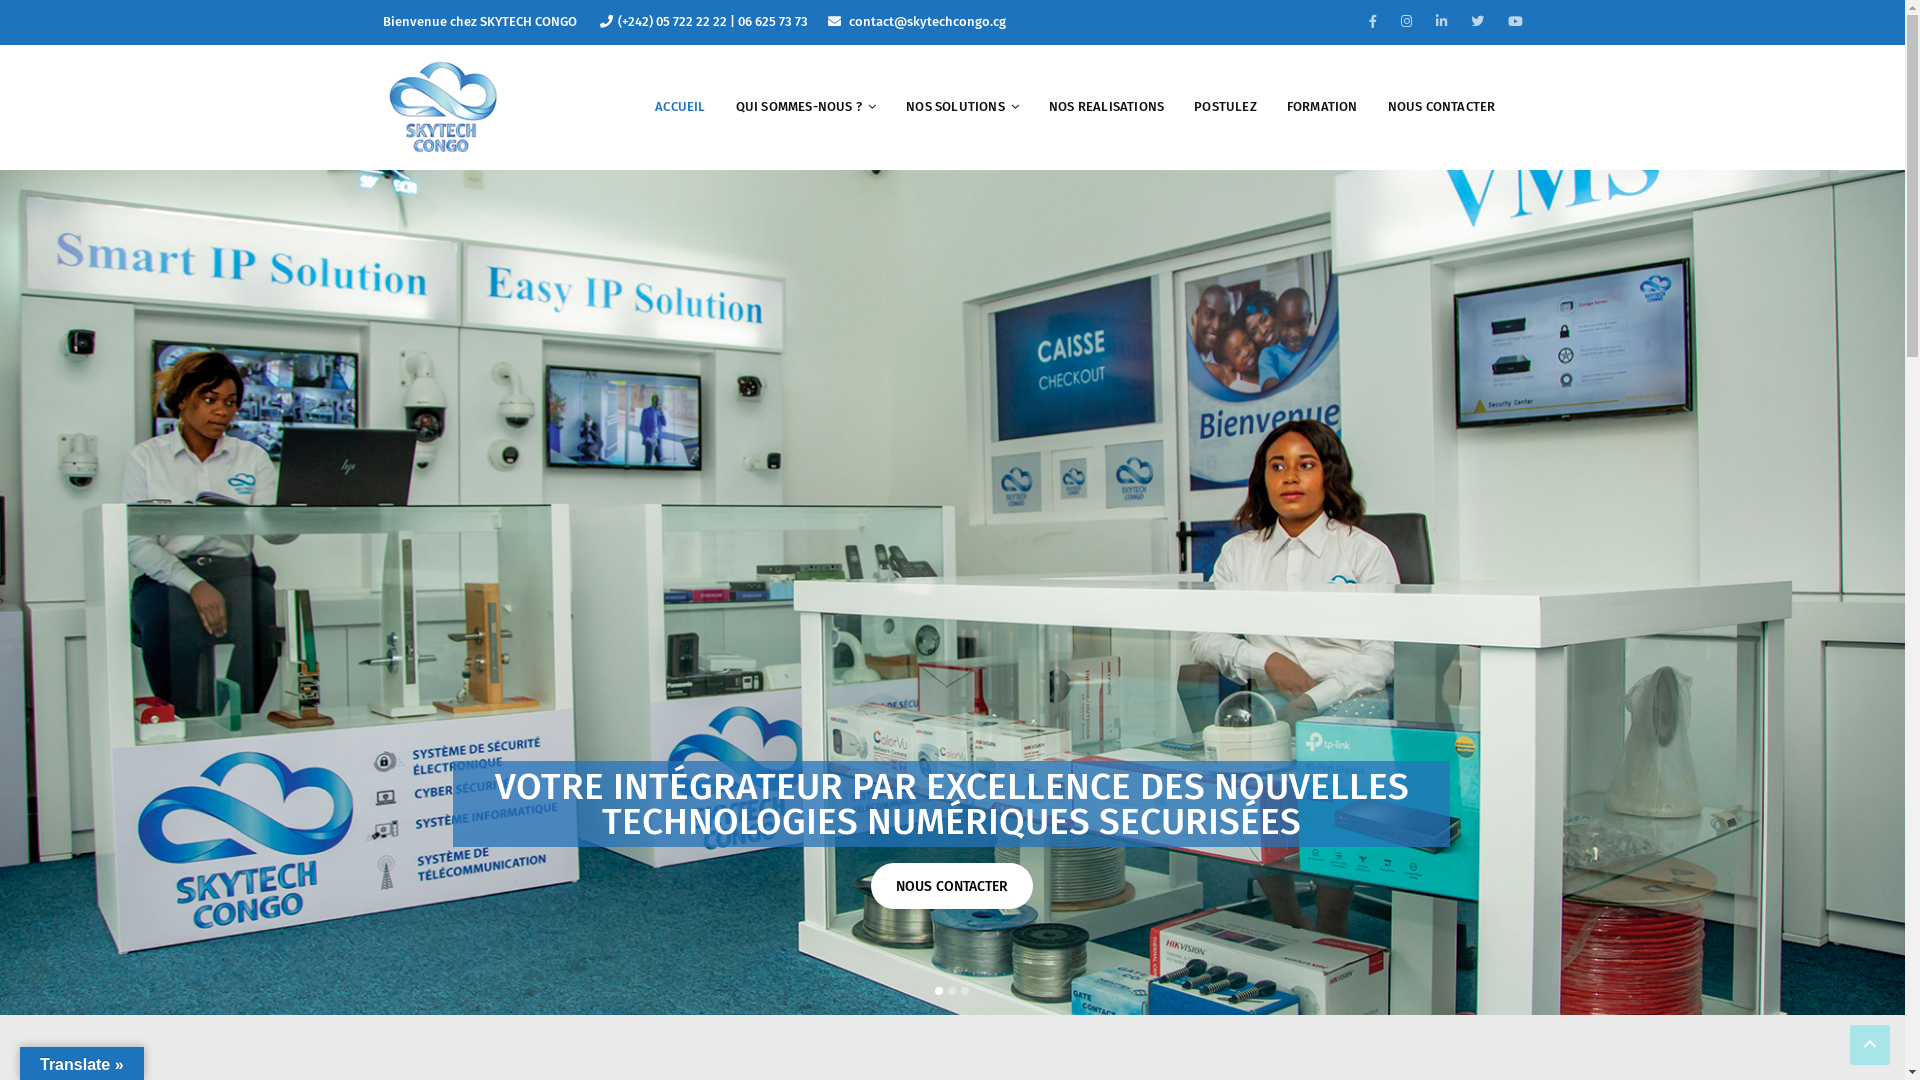 This screenshot has height=1080, width=1920. I want to click on 'QUI SOMMES-NOUS ?', so click(806, 107).